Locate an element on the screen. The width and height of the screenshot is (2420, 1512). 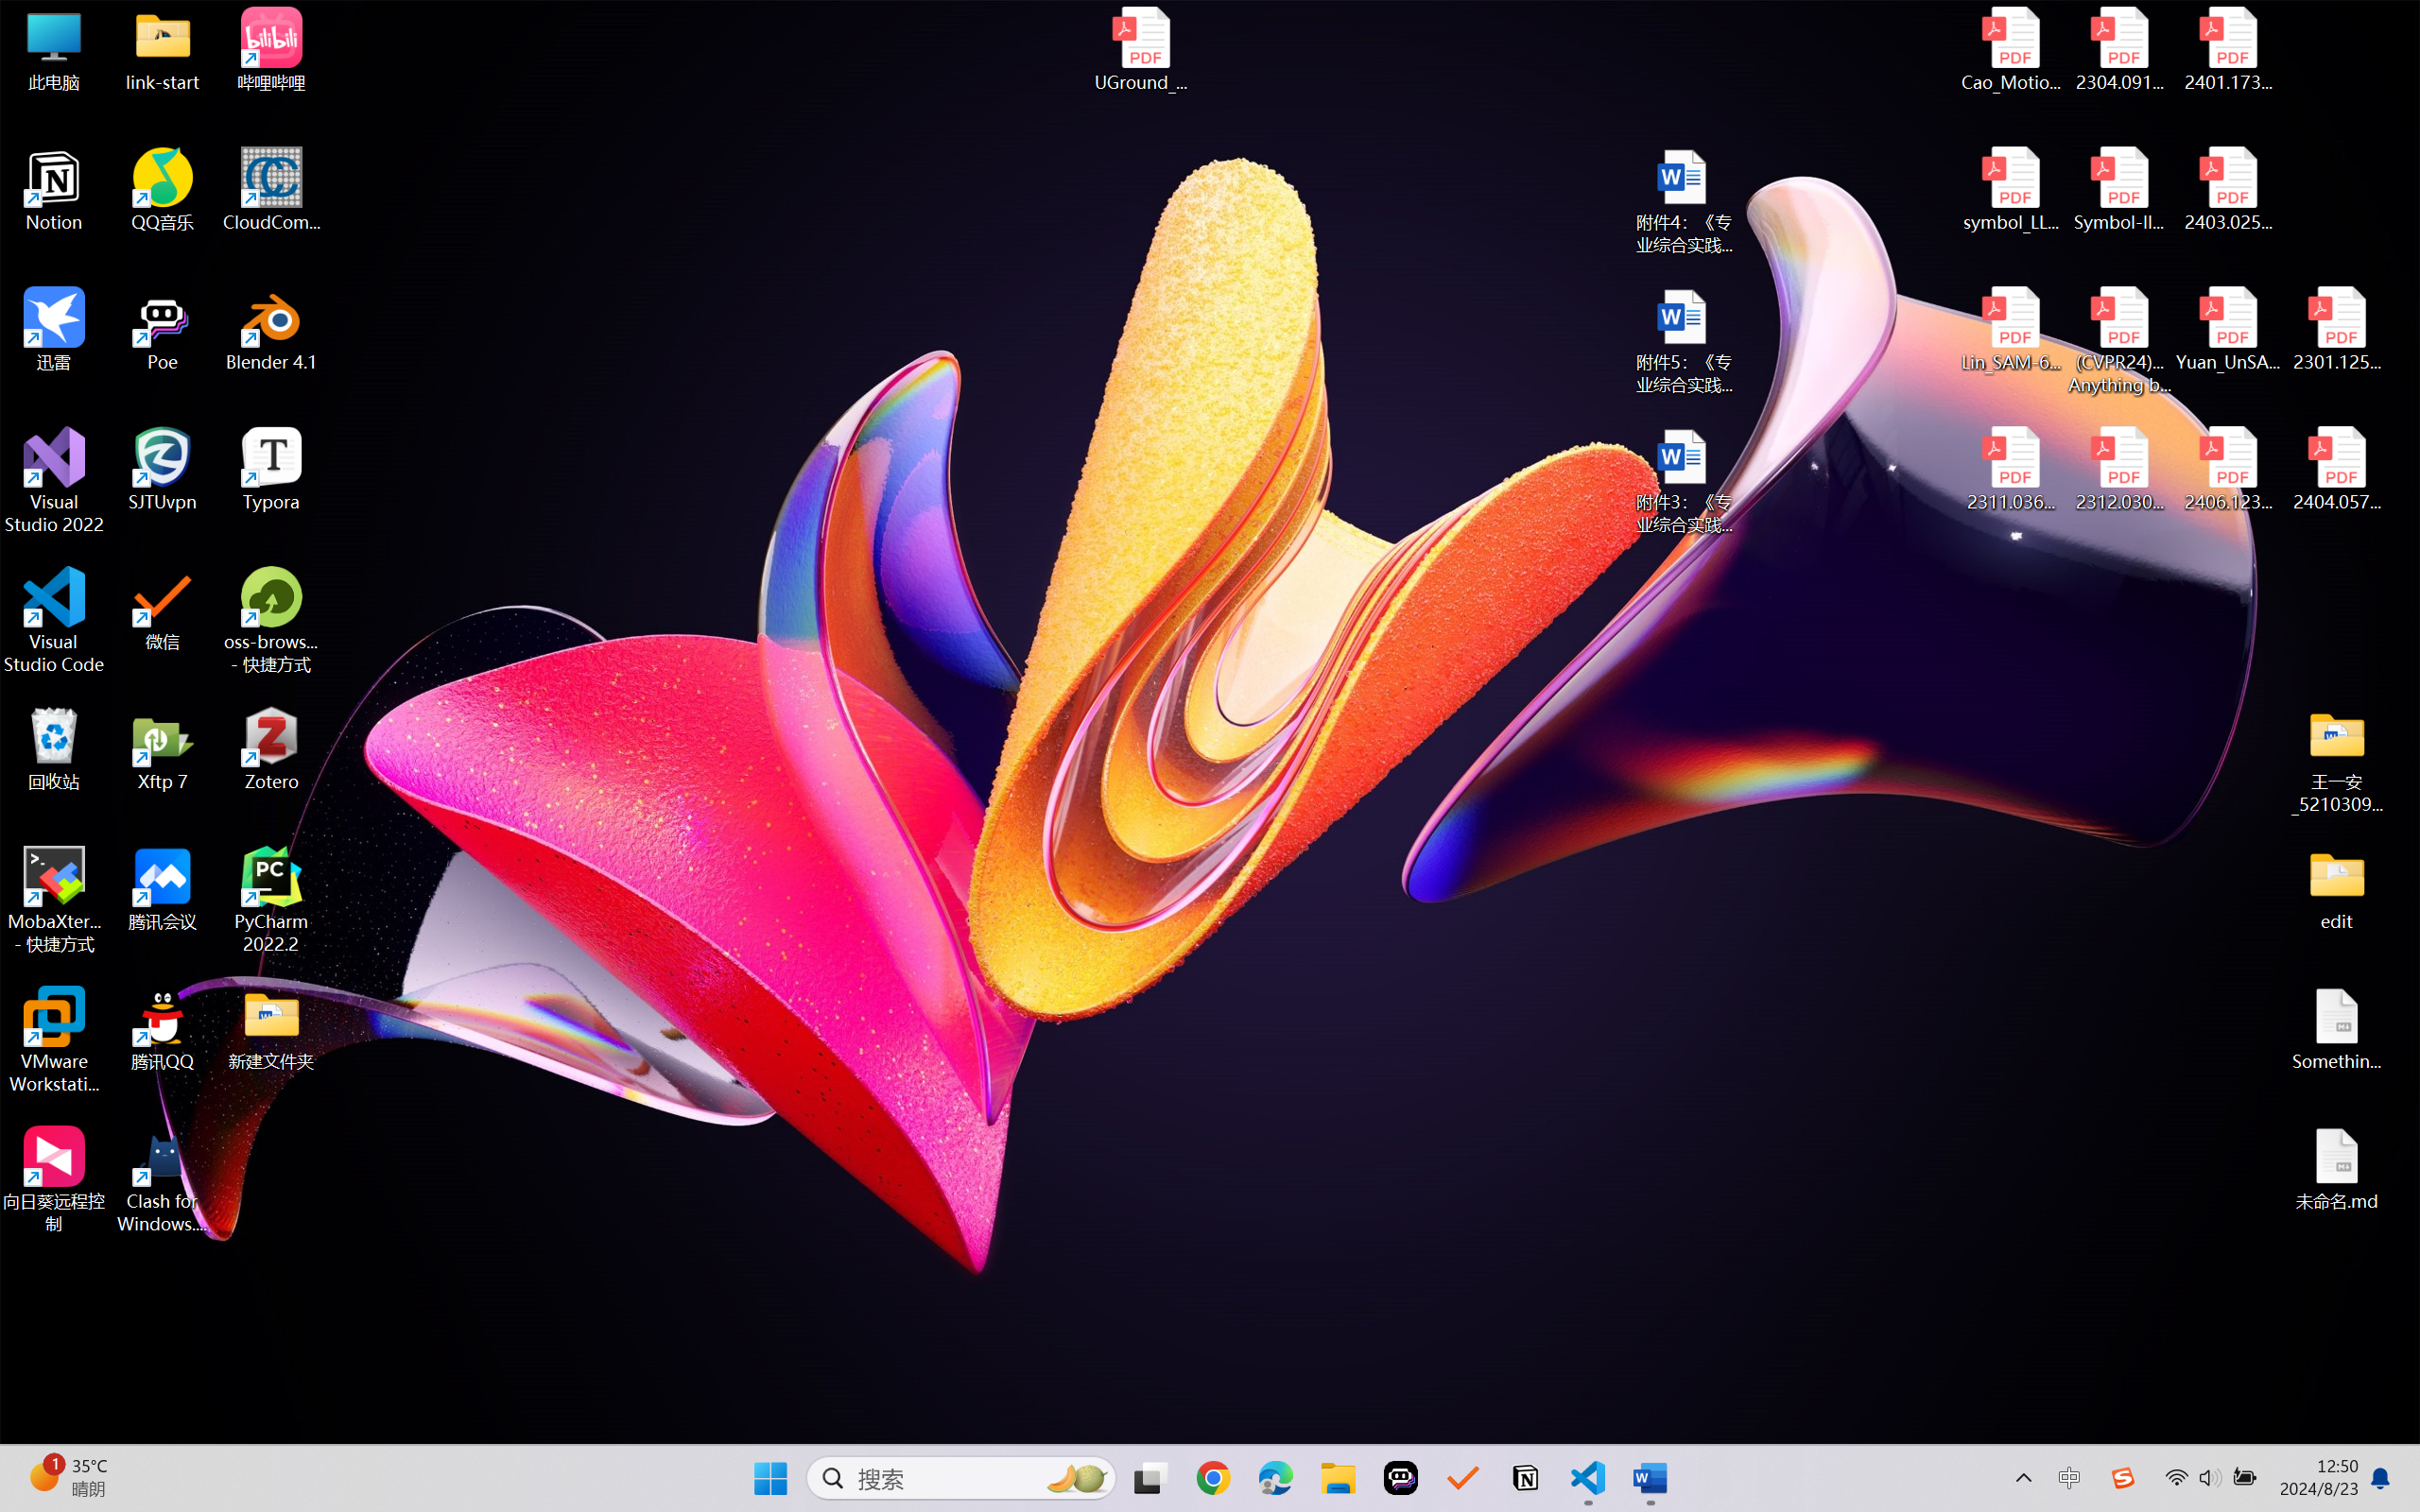
'Visual Studio 2022' is located at coordinates (53, 481).